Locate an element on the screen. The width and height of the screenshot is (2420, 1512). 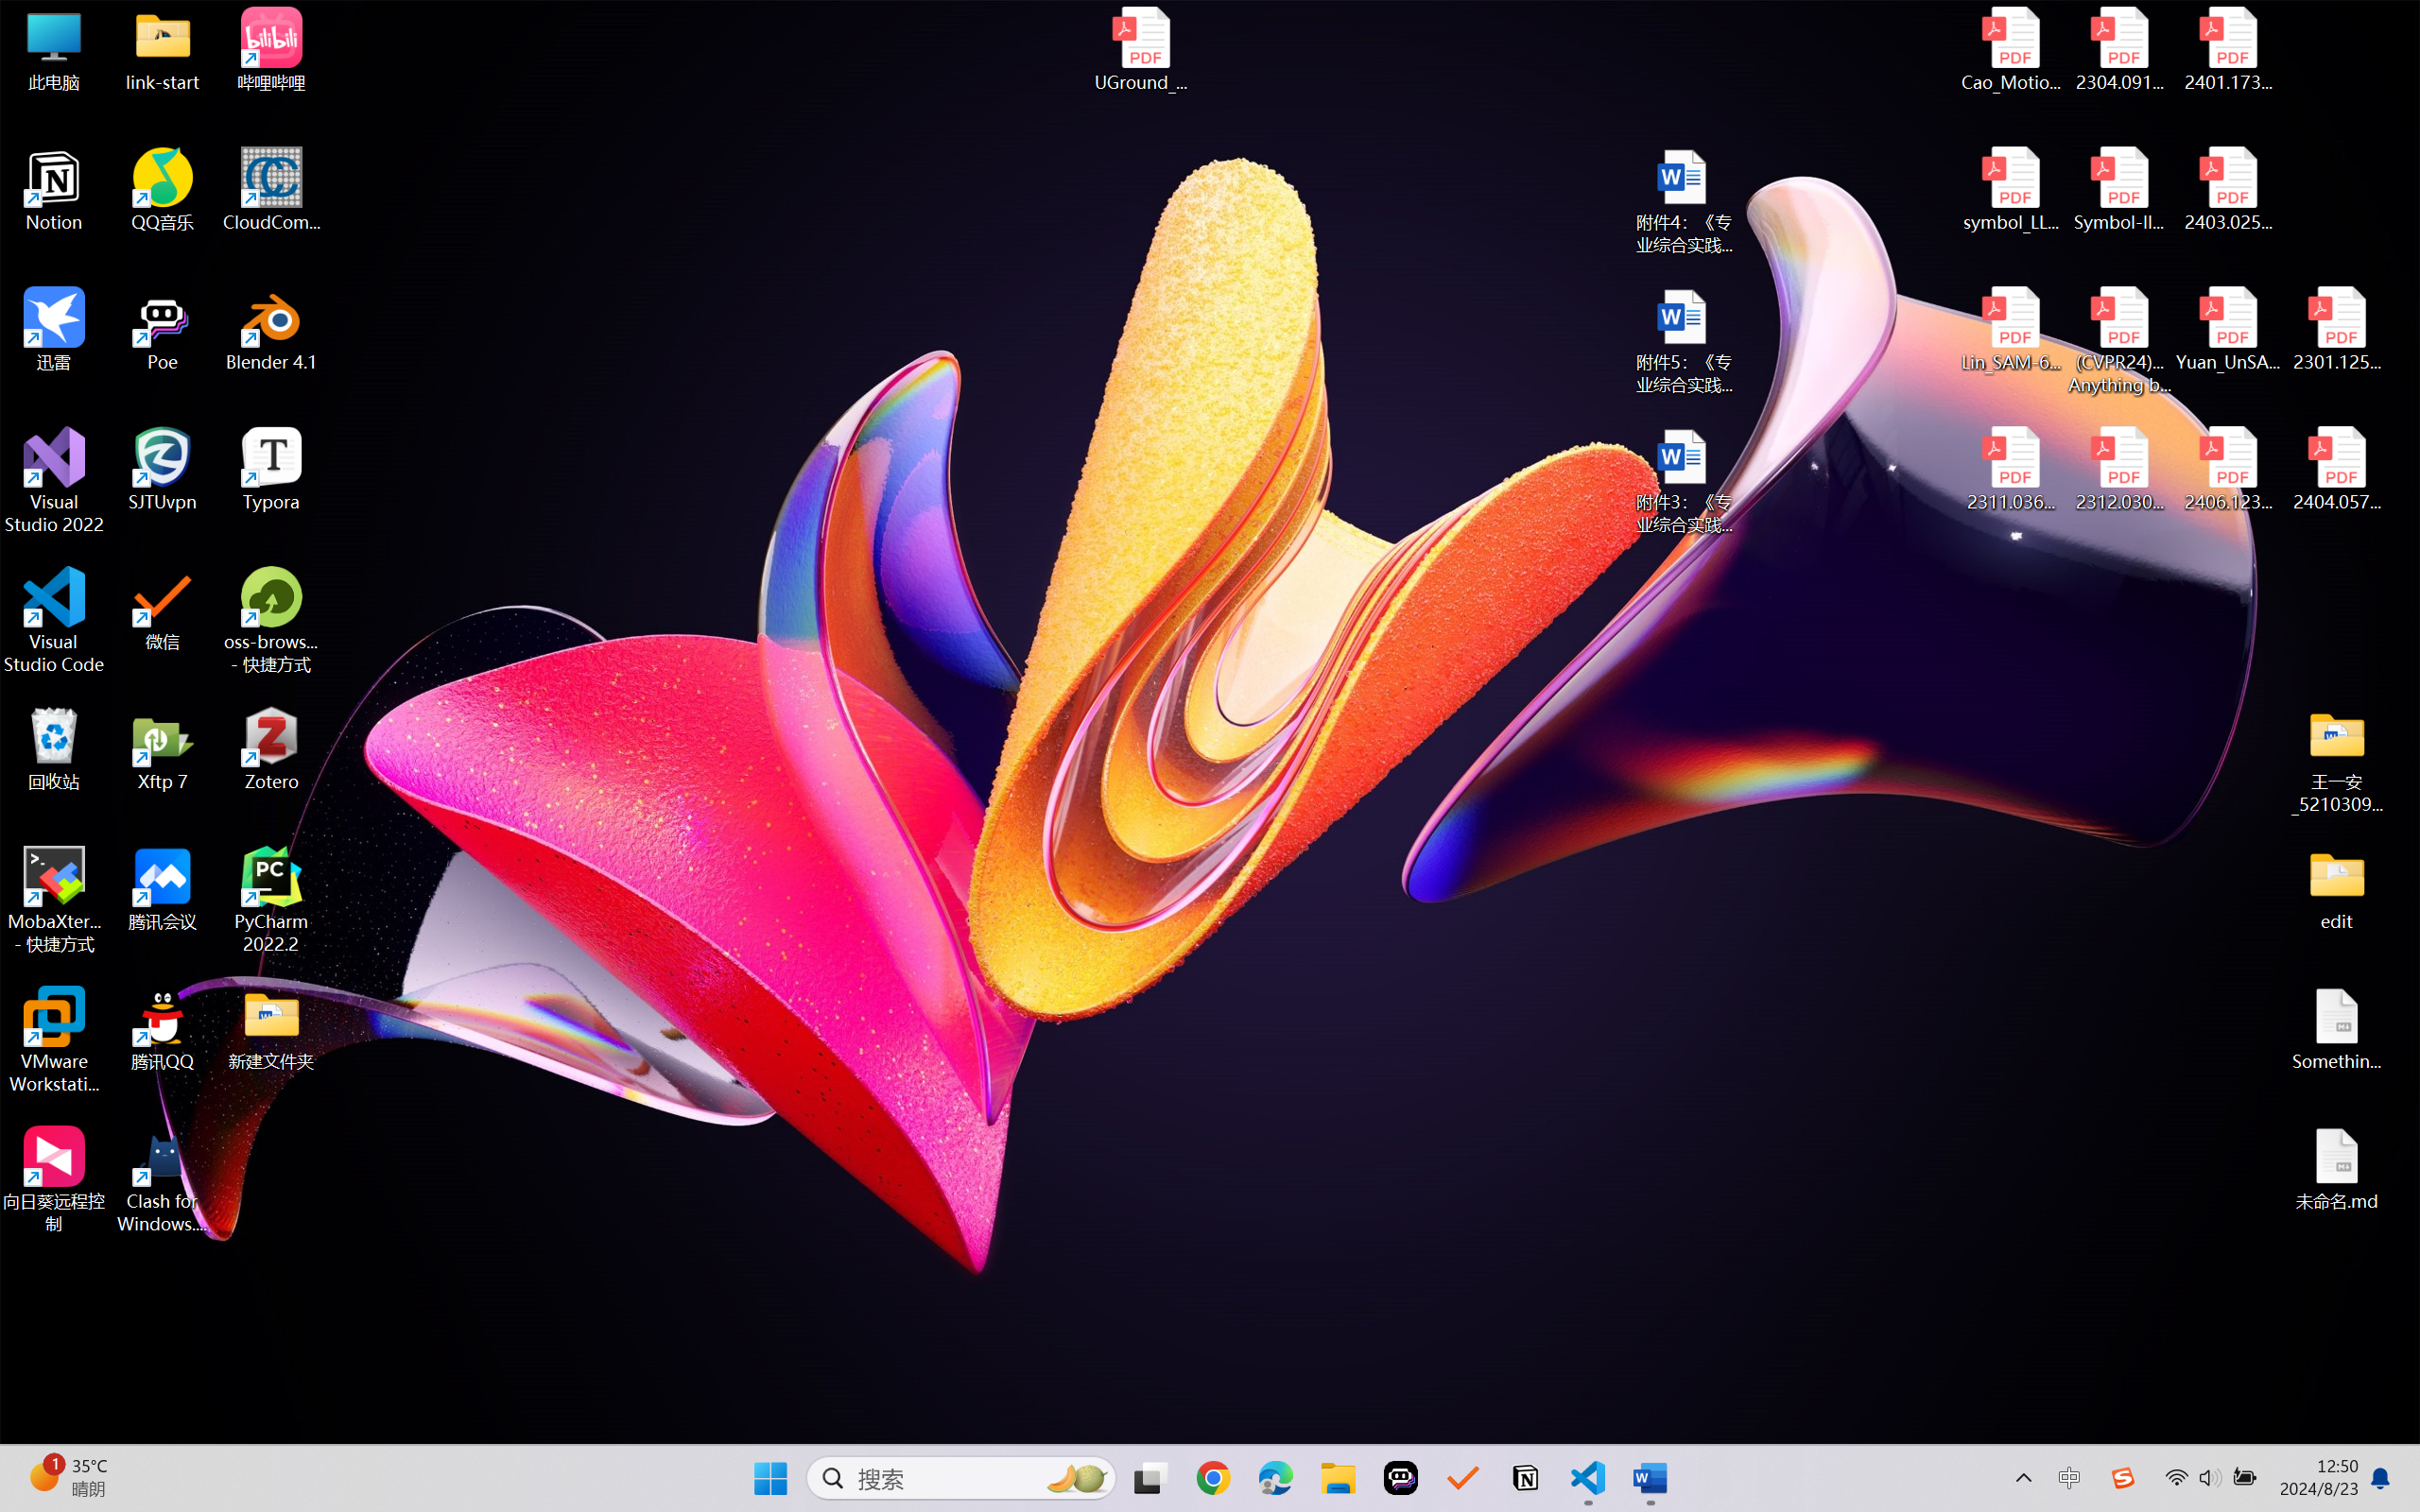
'Visual Studio 2022' is located at coordinates (53, 481).